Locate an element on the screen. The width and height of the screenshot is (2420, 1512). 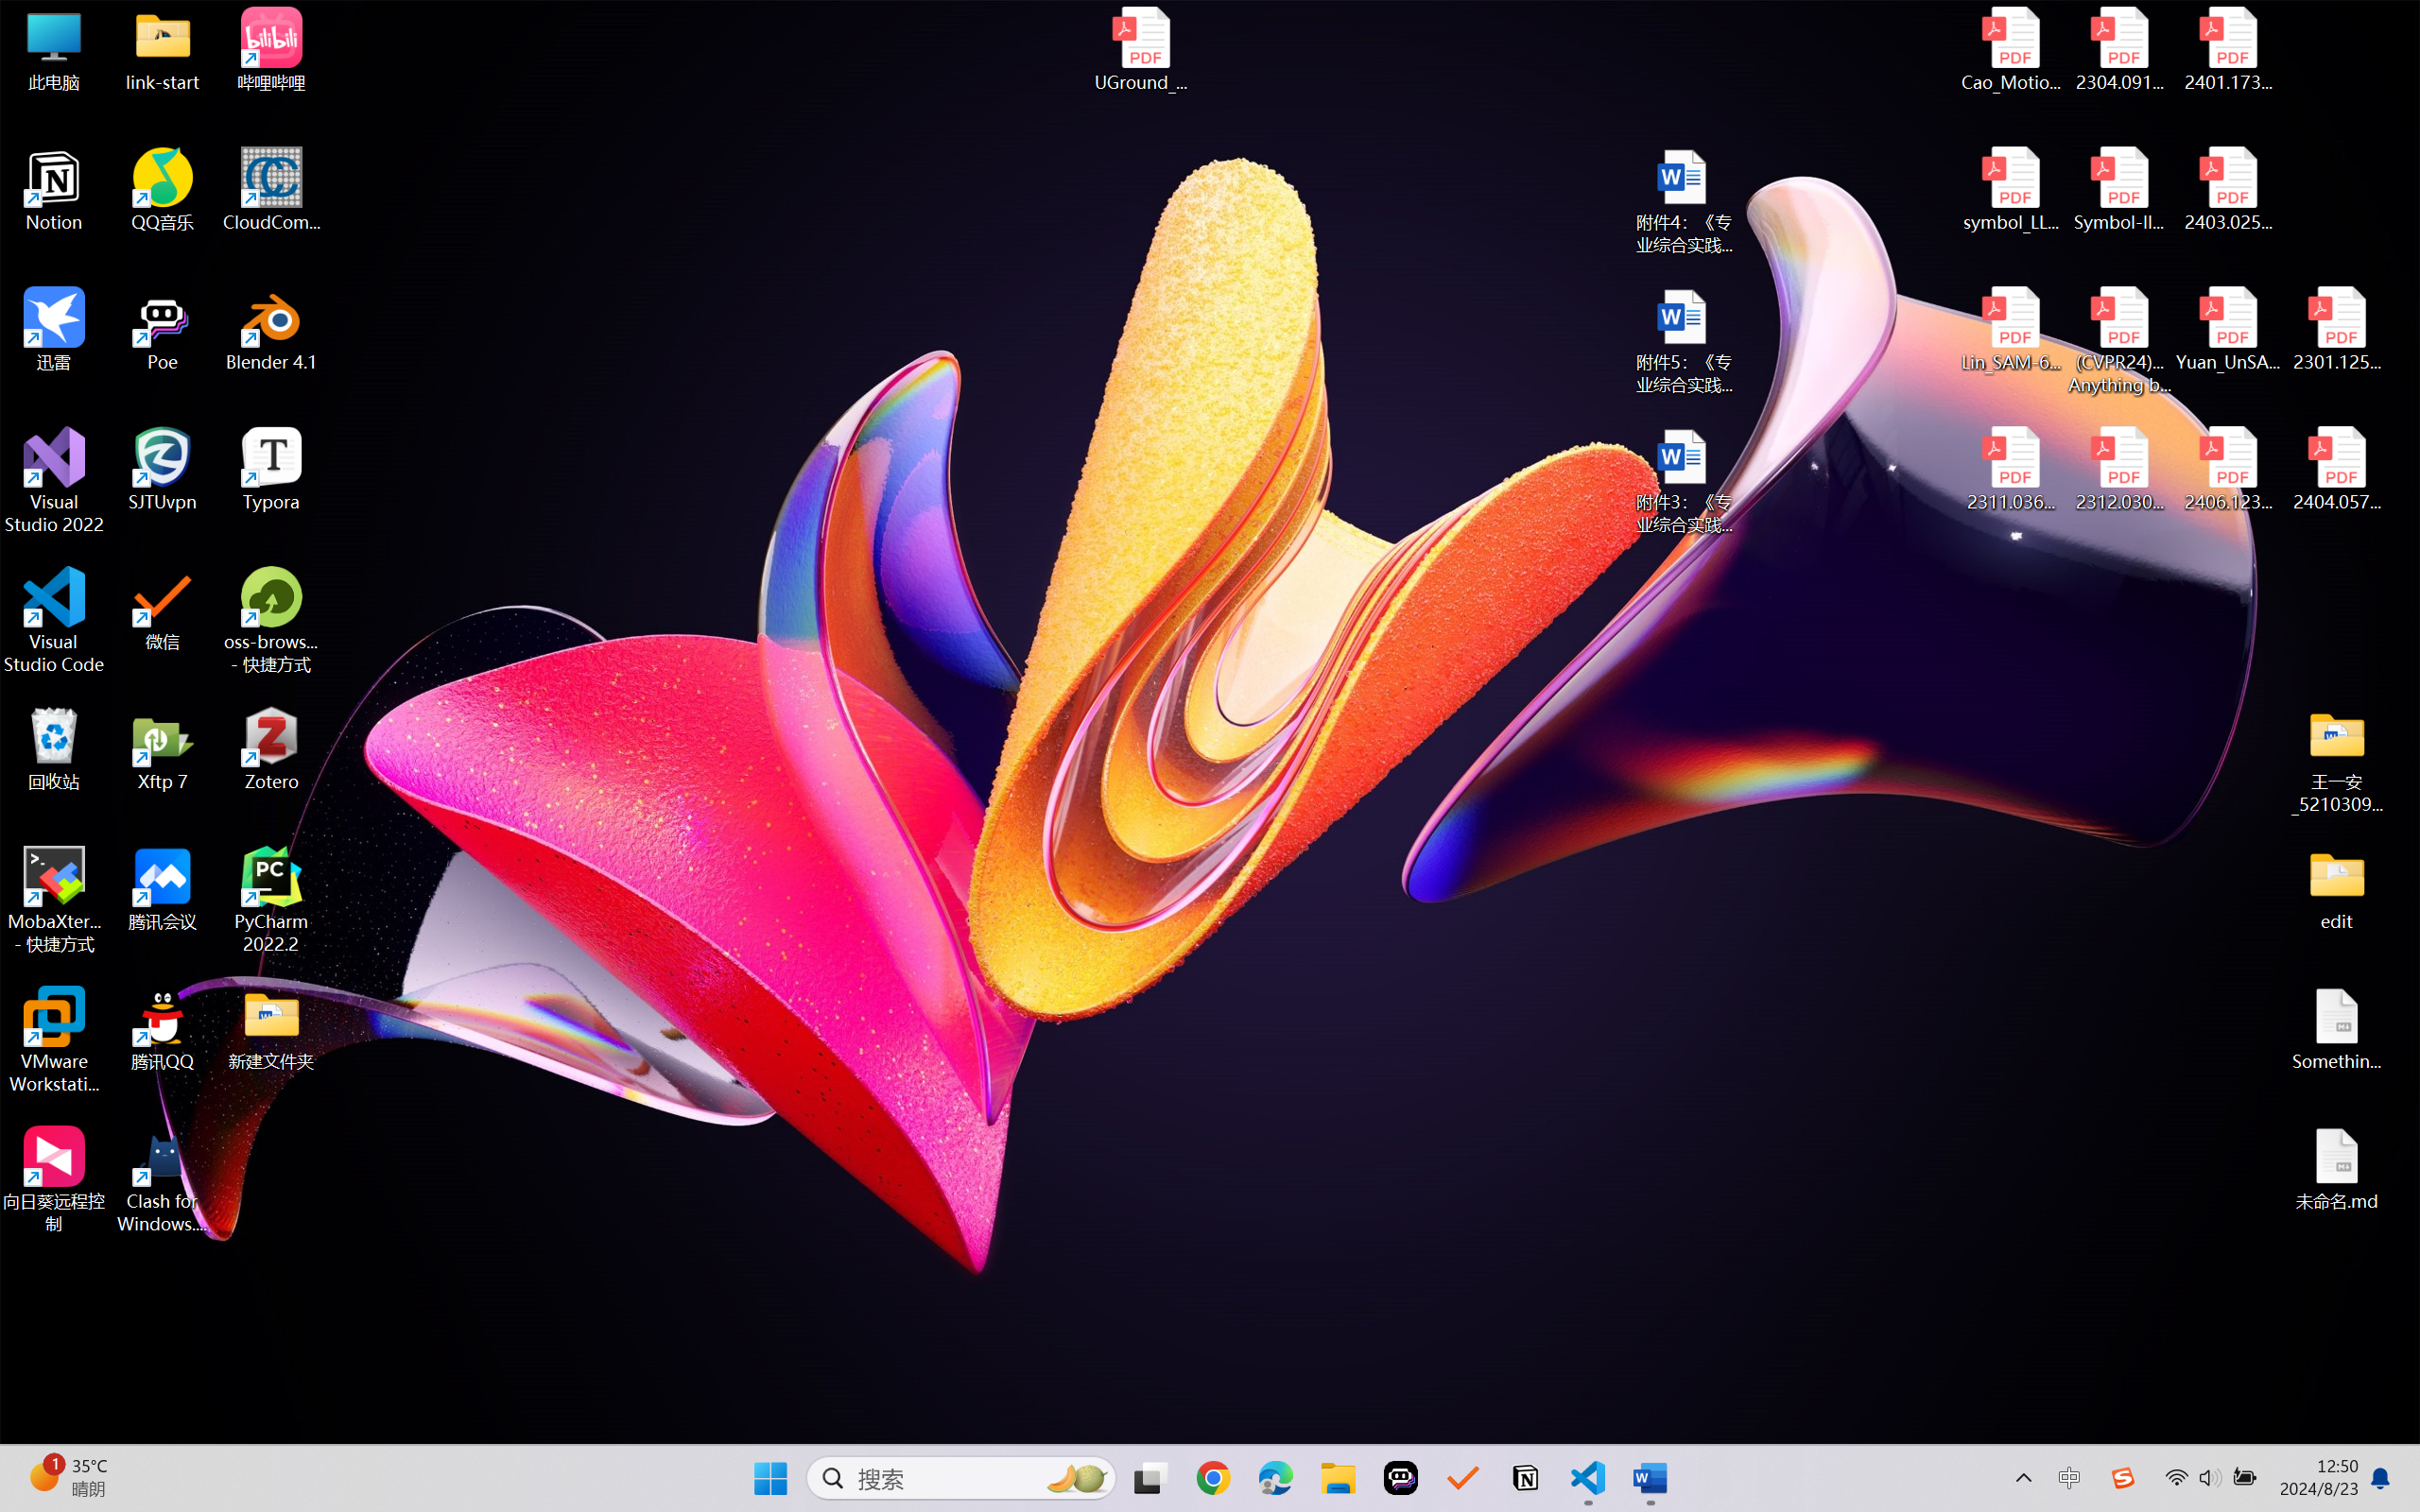
'Visual Studio 2022' is located at coordinates (53, 481).